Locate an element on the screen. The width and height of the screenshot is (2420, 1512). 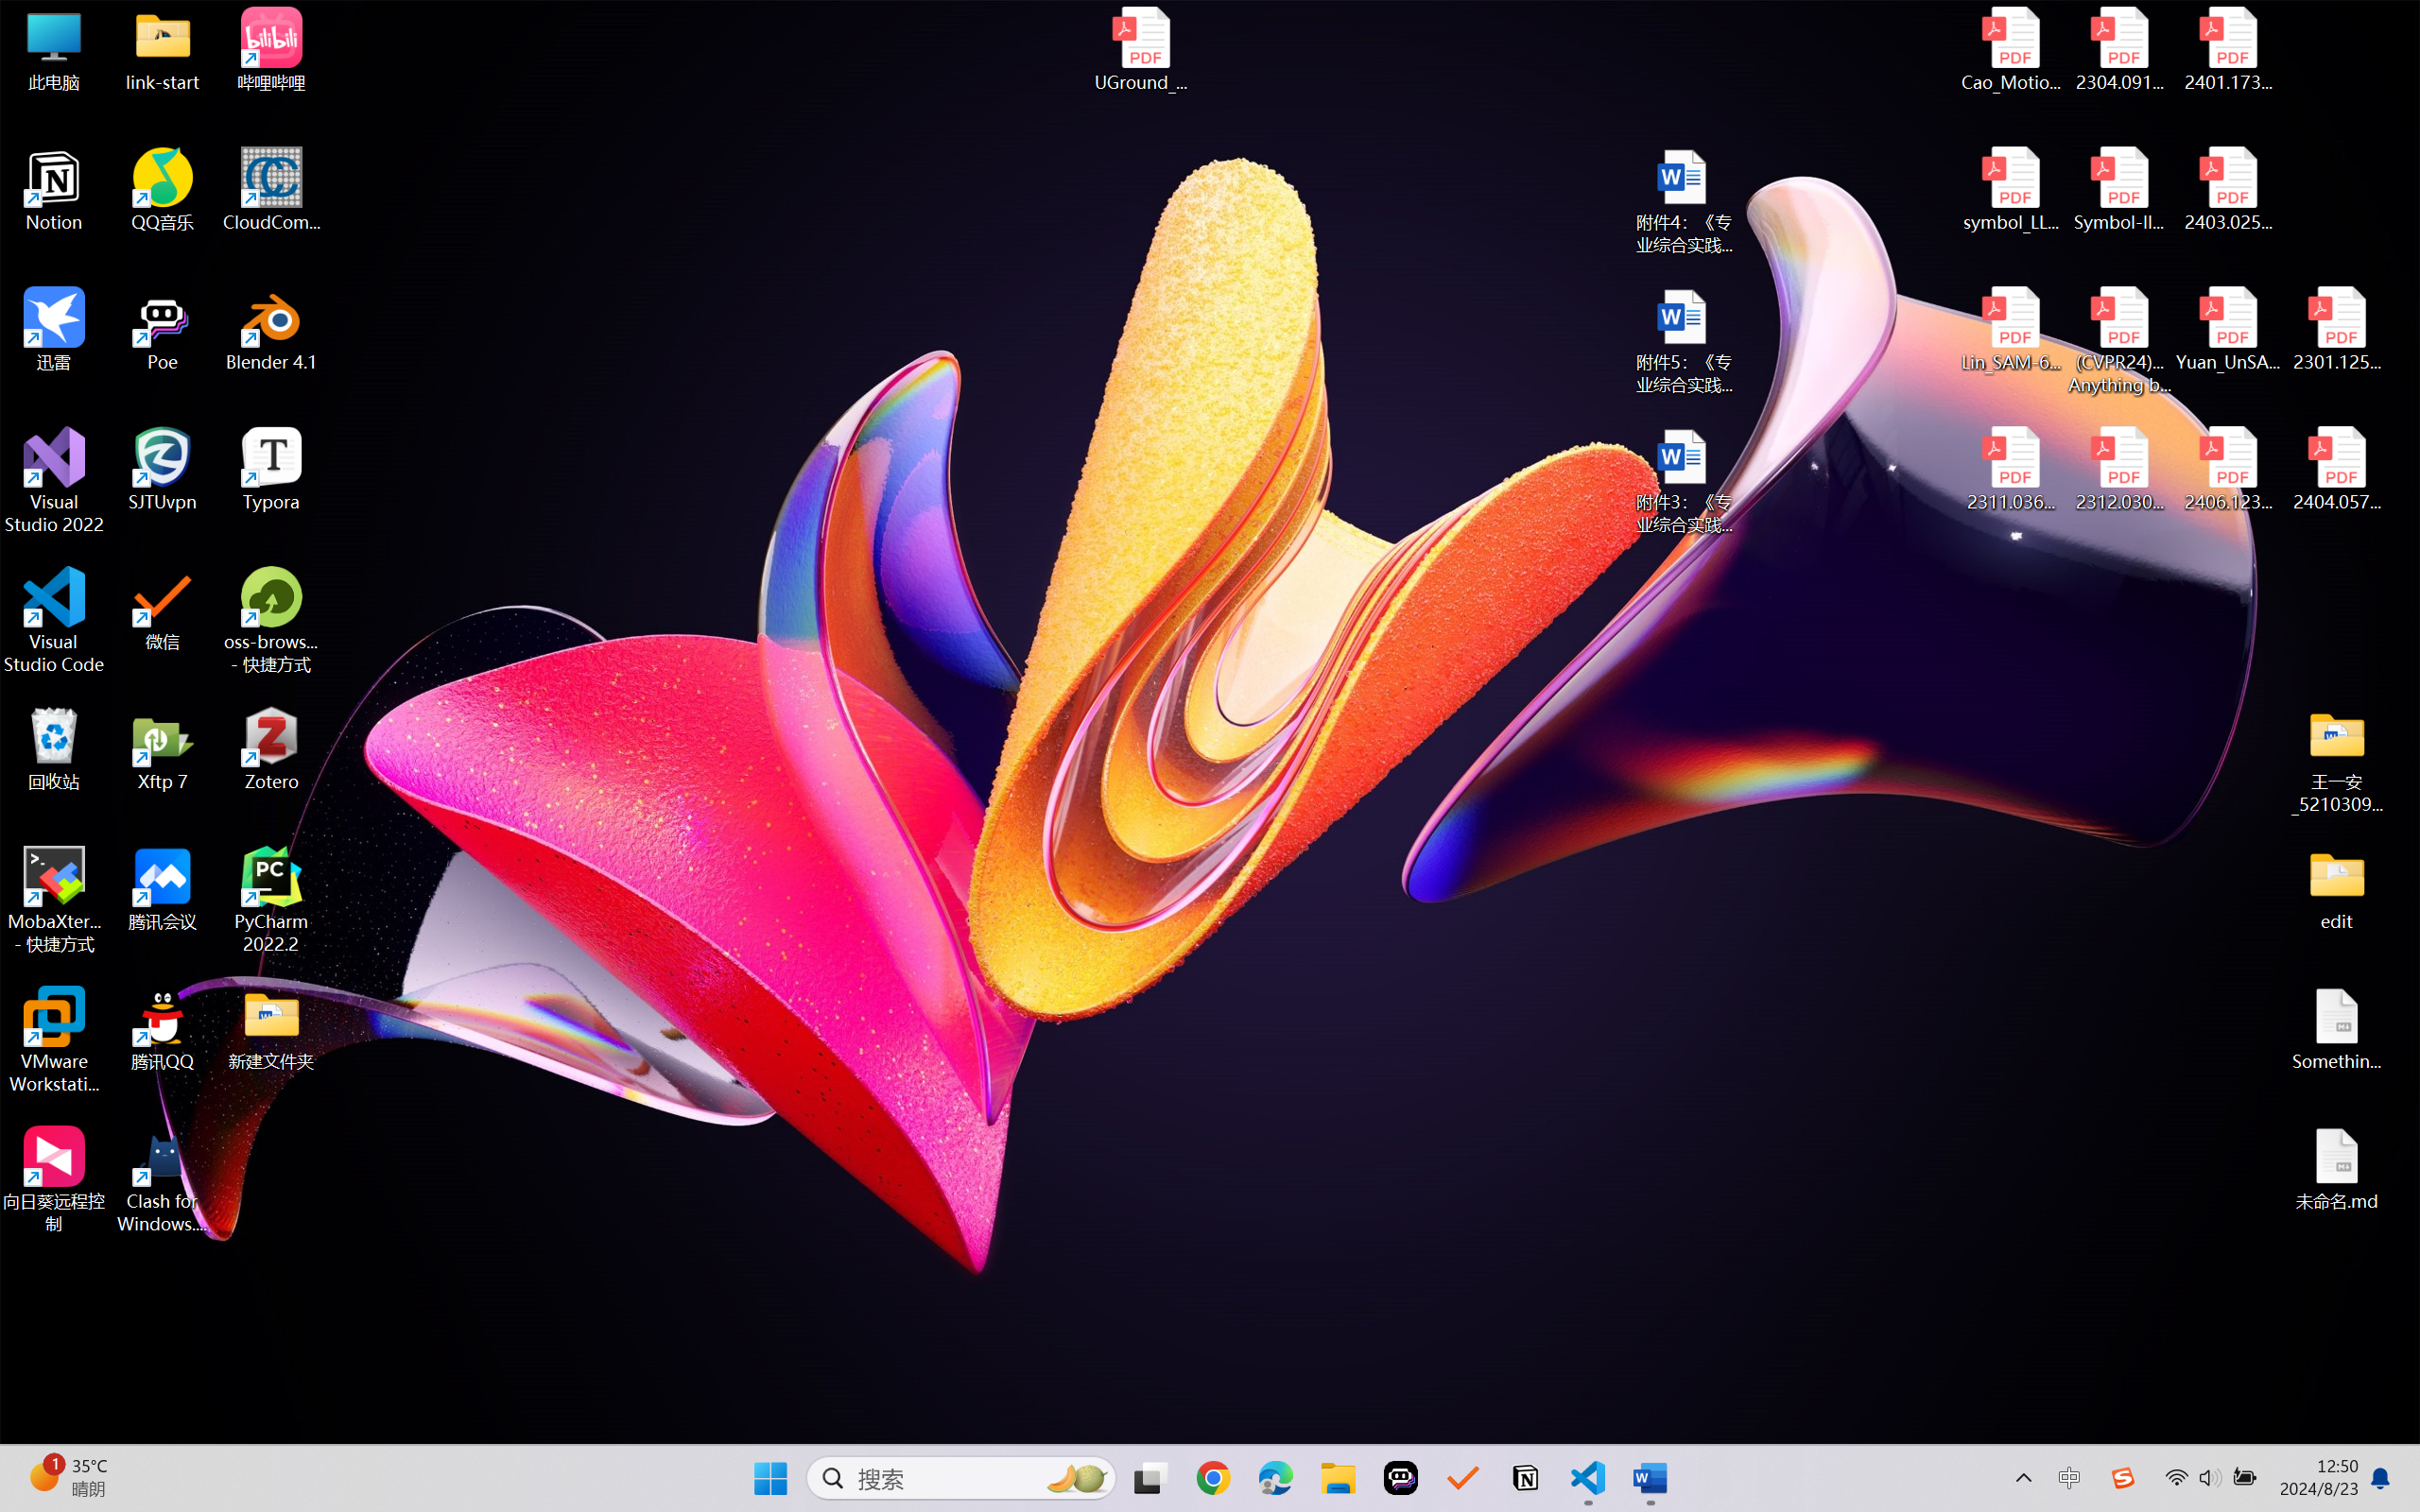
'Visual Studio 2022' is located at coordinates (53, 481).